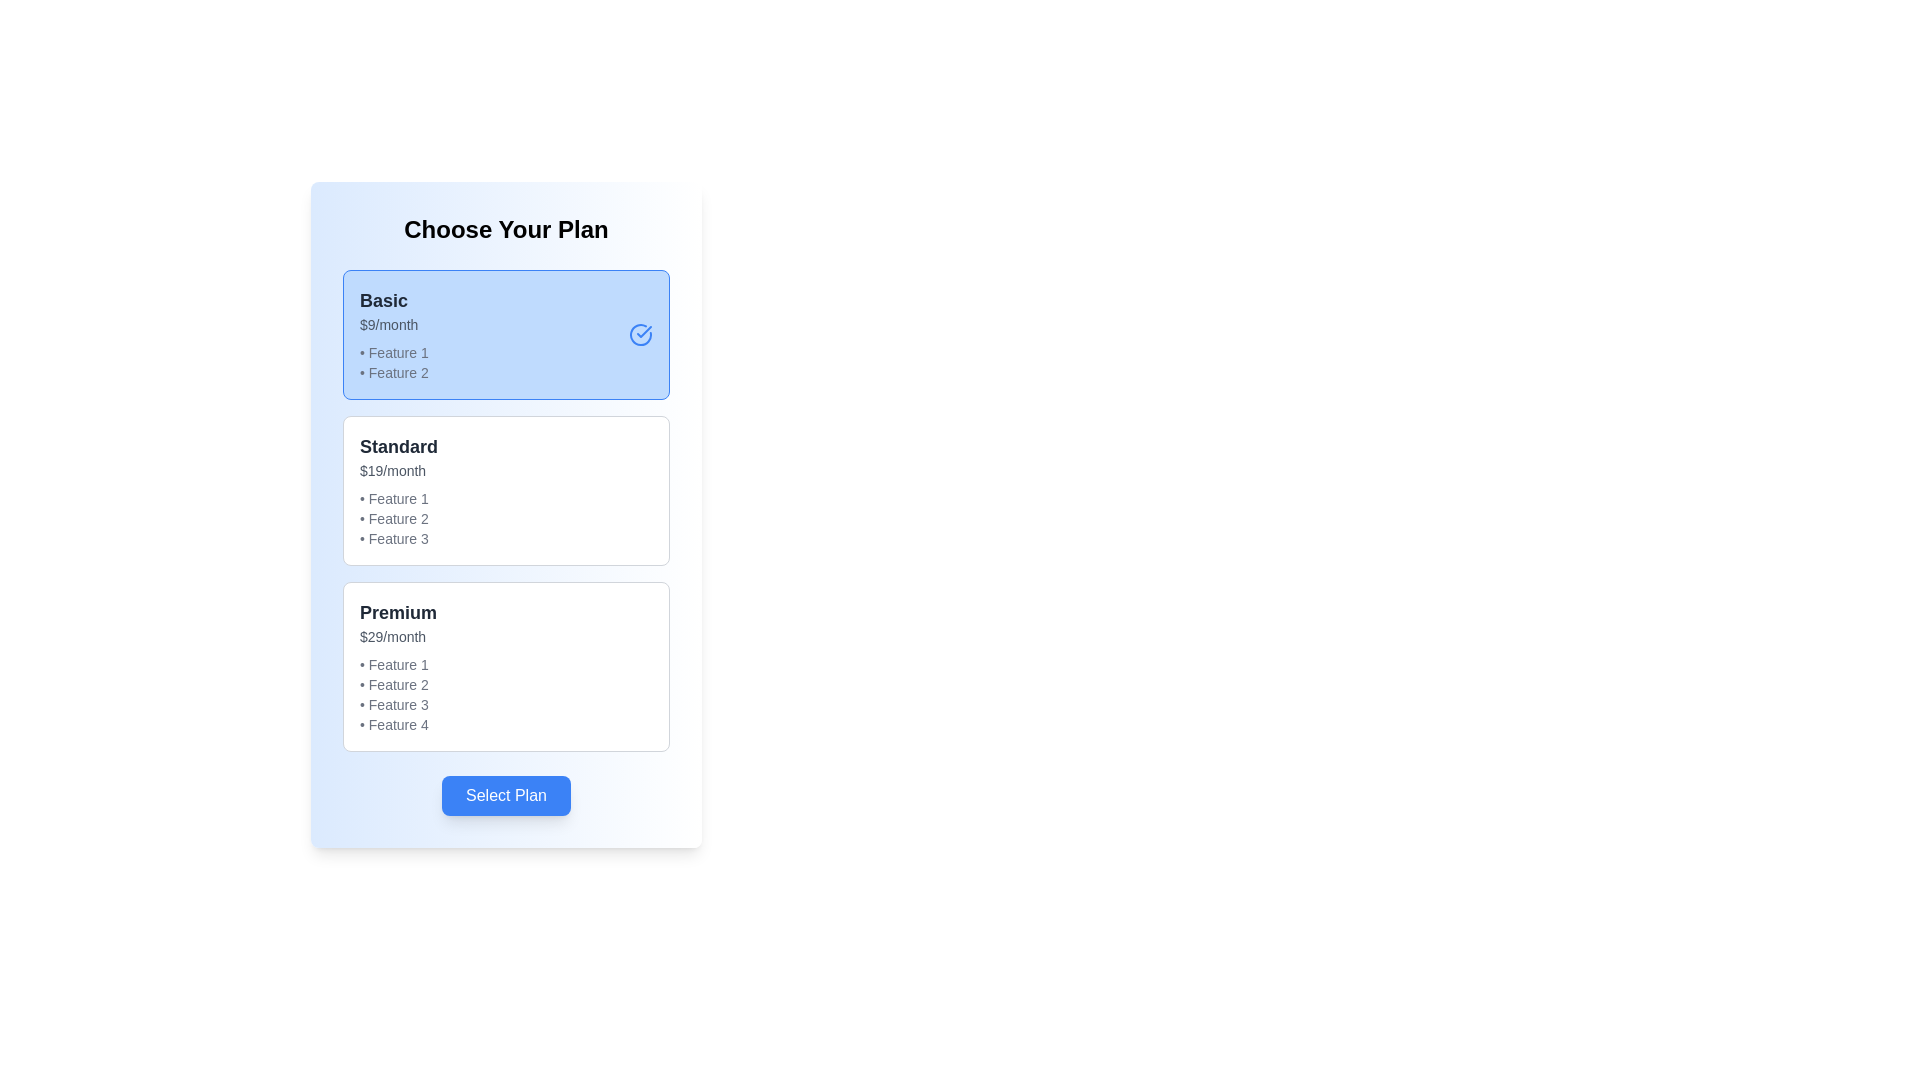 The width and height of the screenshot is (1920, 1080). What do you see at coordinates (398, 518) in the screenshot?
I see `the text block containing three bullet-pointed lines in small gray text located in the 'Standard' plan section beneath the title and price details` at bounding box center [398, 518].